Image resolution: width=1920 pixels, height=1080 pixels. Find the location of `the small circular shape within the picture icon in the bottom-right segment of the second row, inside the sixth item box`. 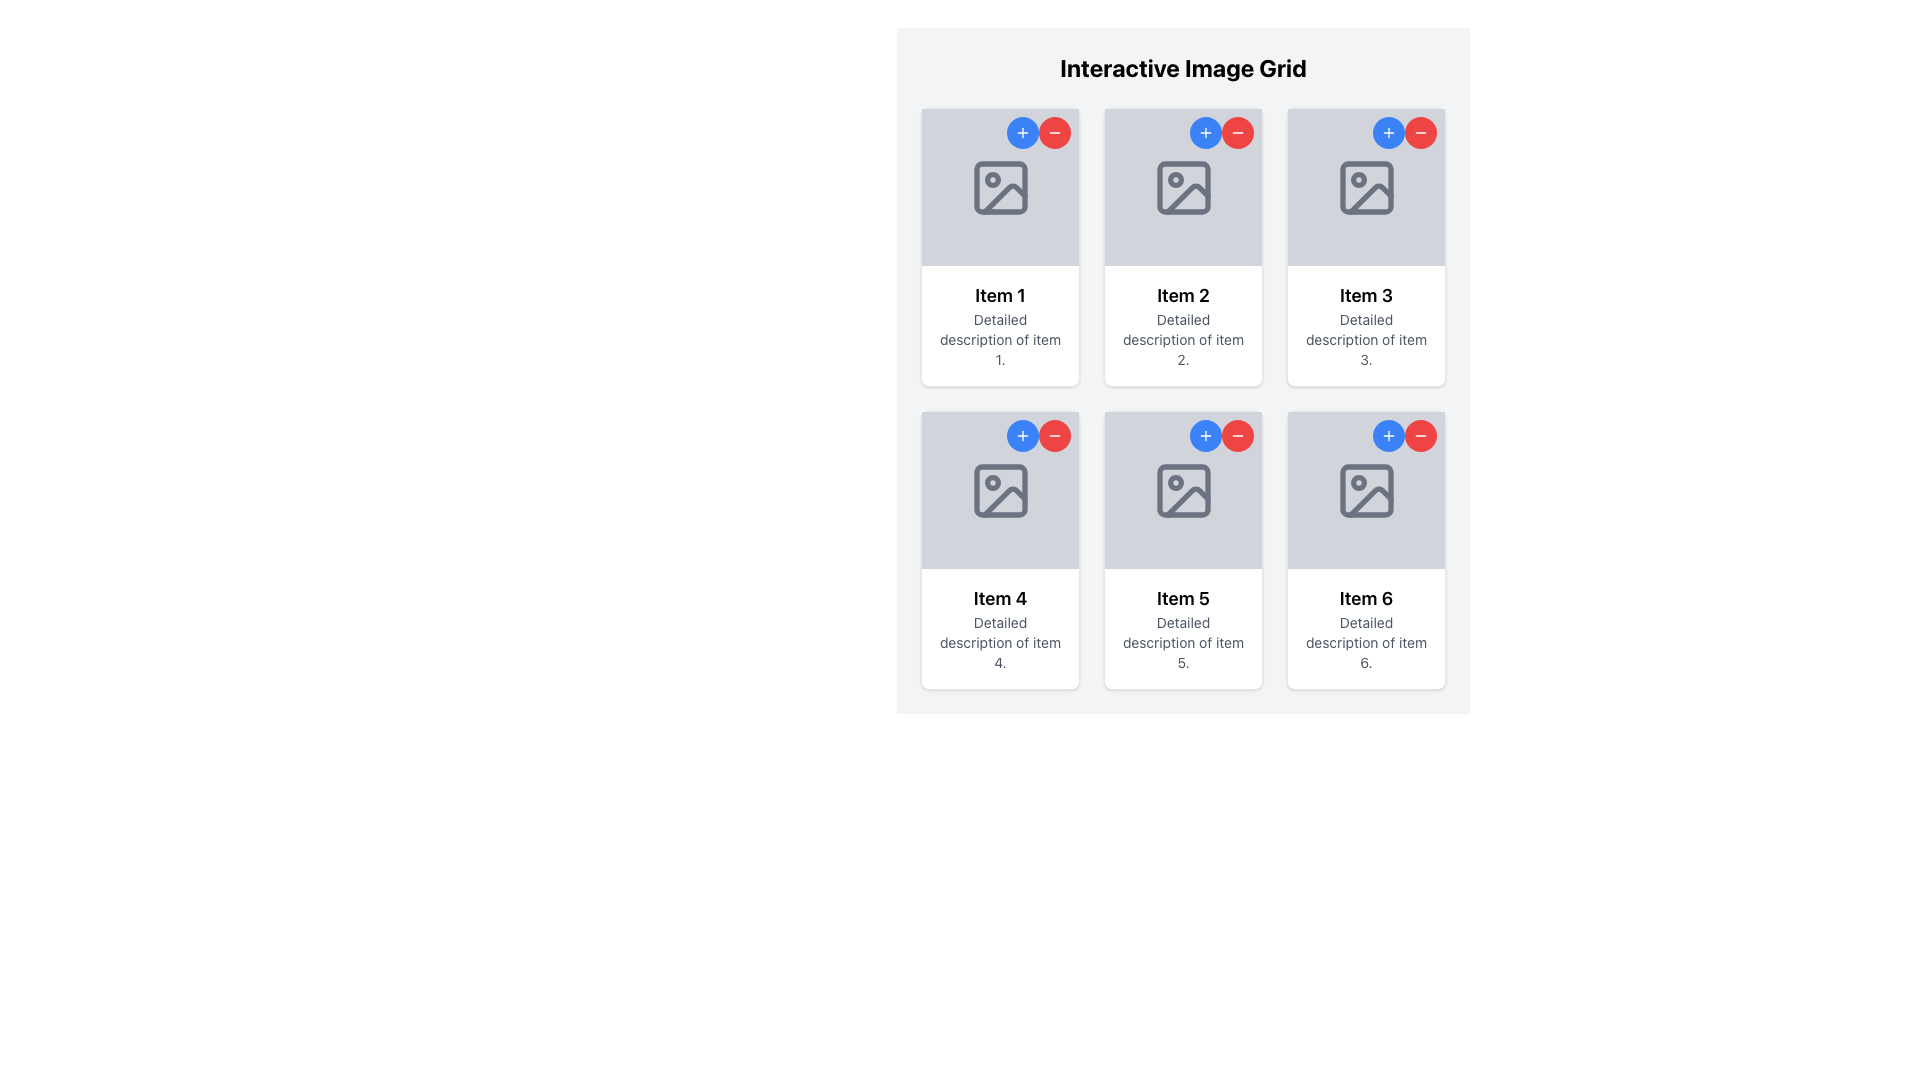

the small circular shape within the picture icon in the bottom-right segment of the second row, inside the sixth item box is located at coordinates (1358, 482).